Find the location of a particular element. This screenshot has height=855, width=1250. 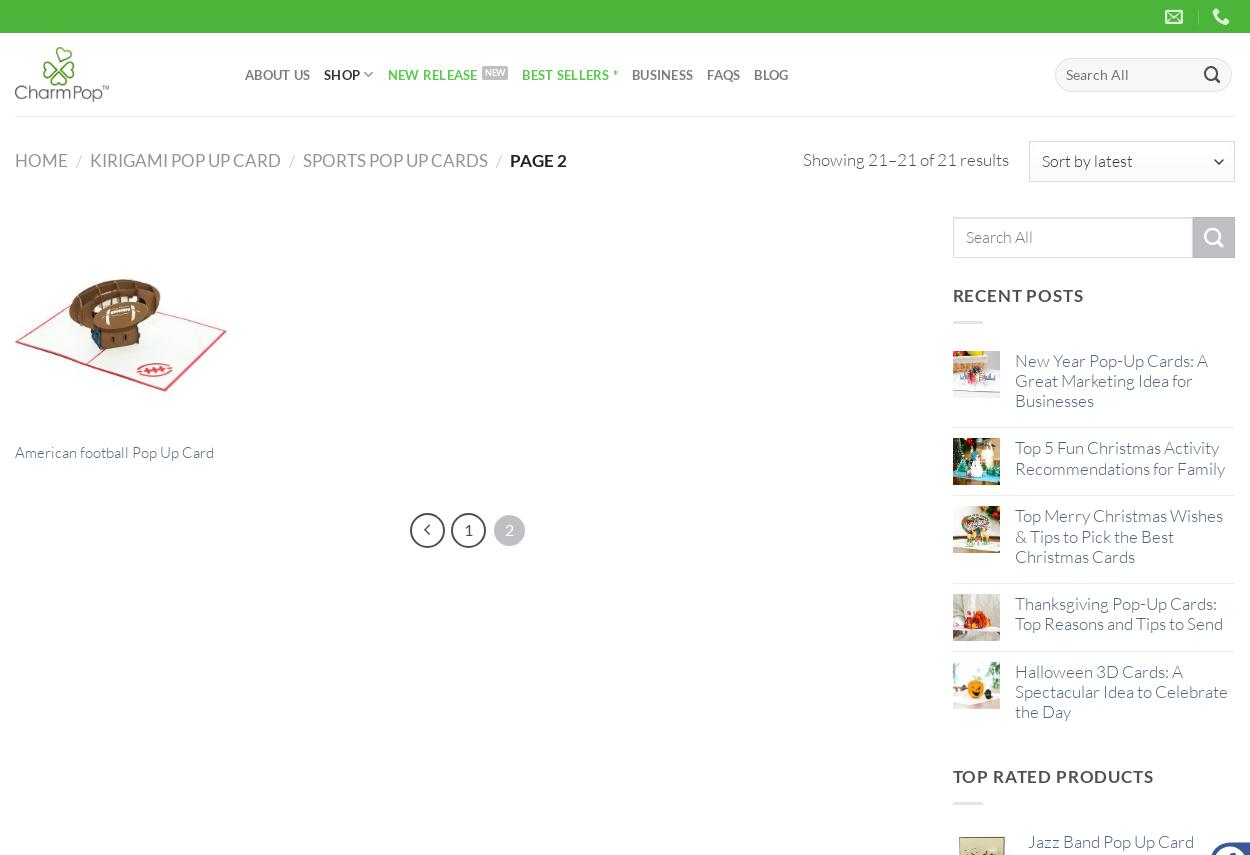

'Halloween 3D Cards: A Spectacular Idea to Celebrate the Day' is located at coordinates (1119, 691).